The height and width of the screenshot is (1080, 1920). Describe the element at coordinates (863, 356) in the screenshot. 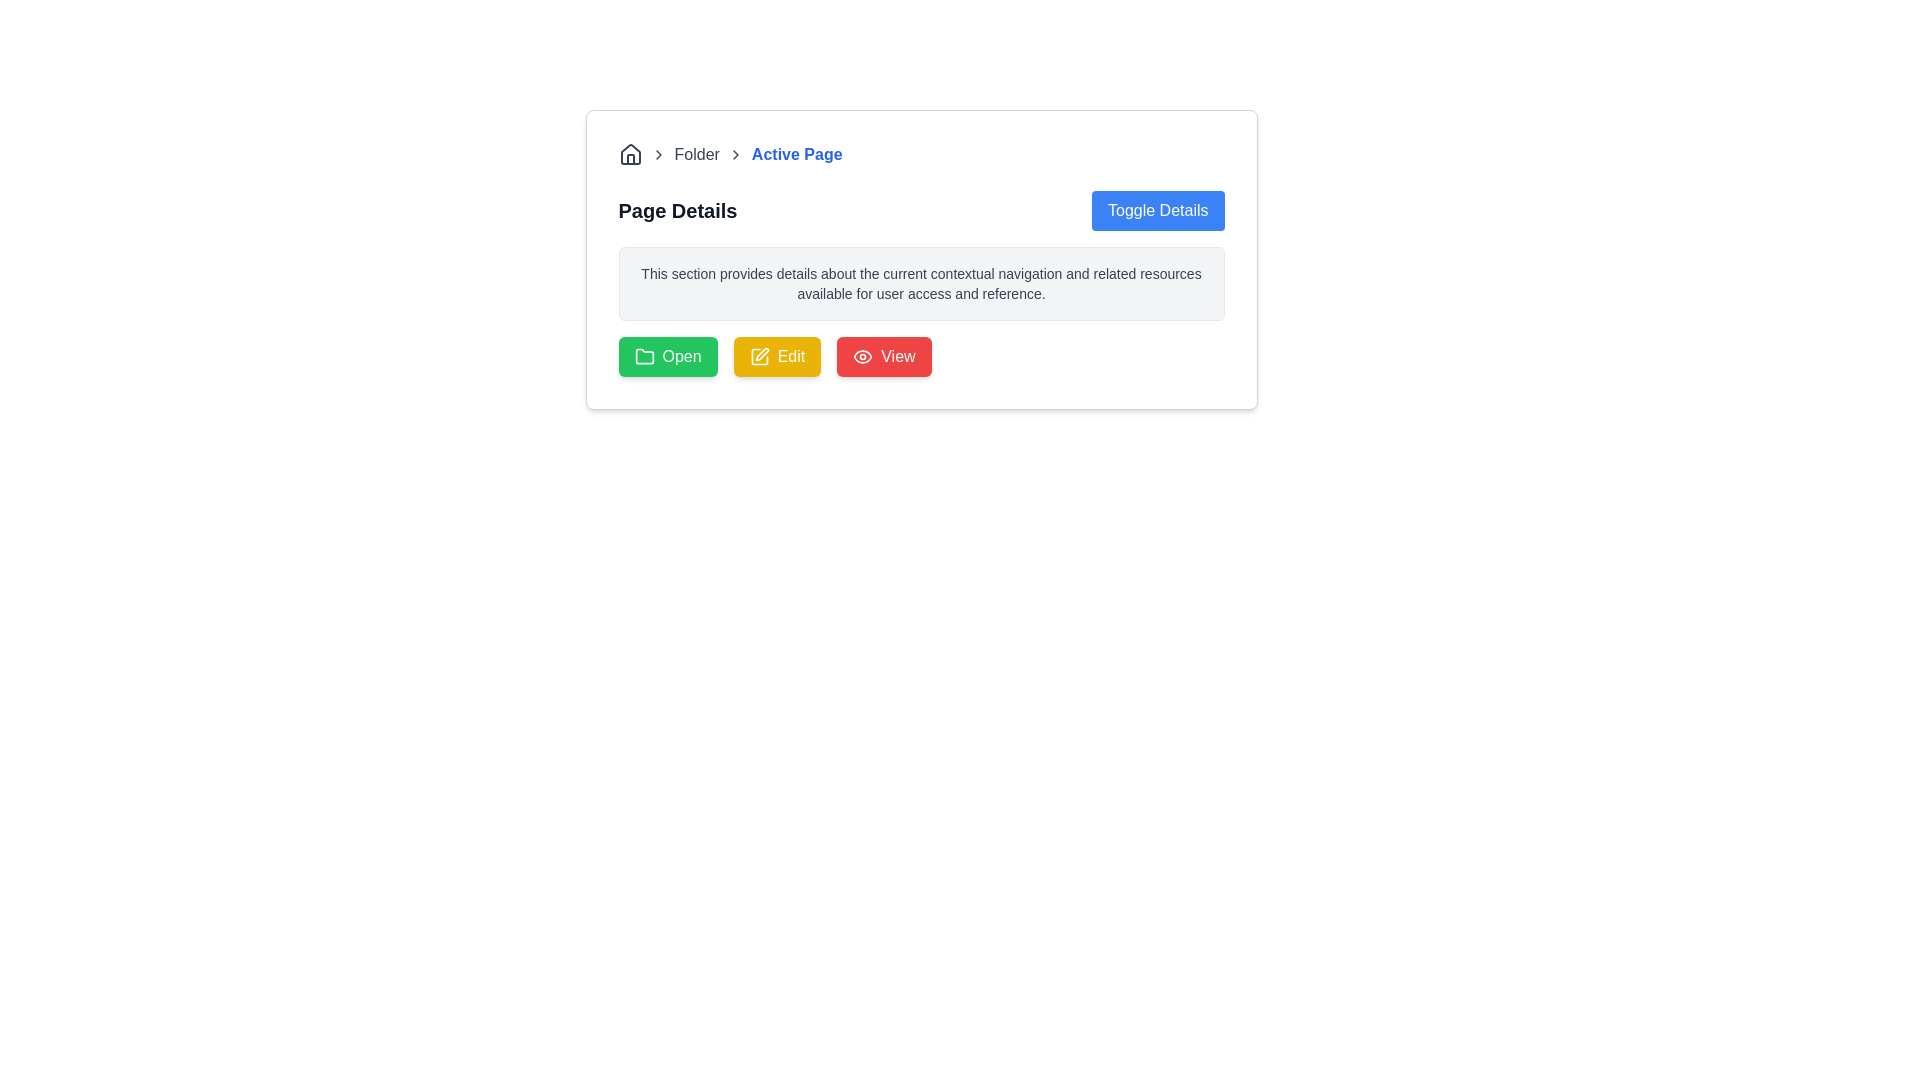

I see `the eye-shaped icon located to the left of the 'View' text on the red button` at that location.